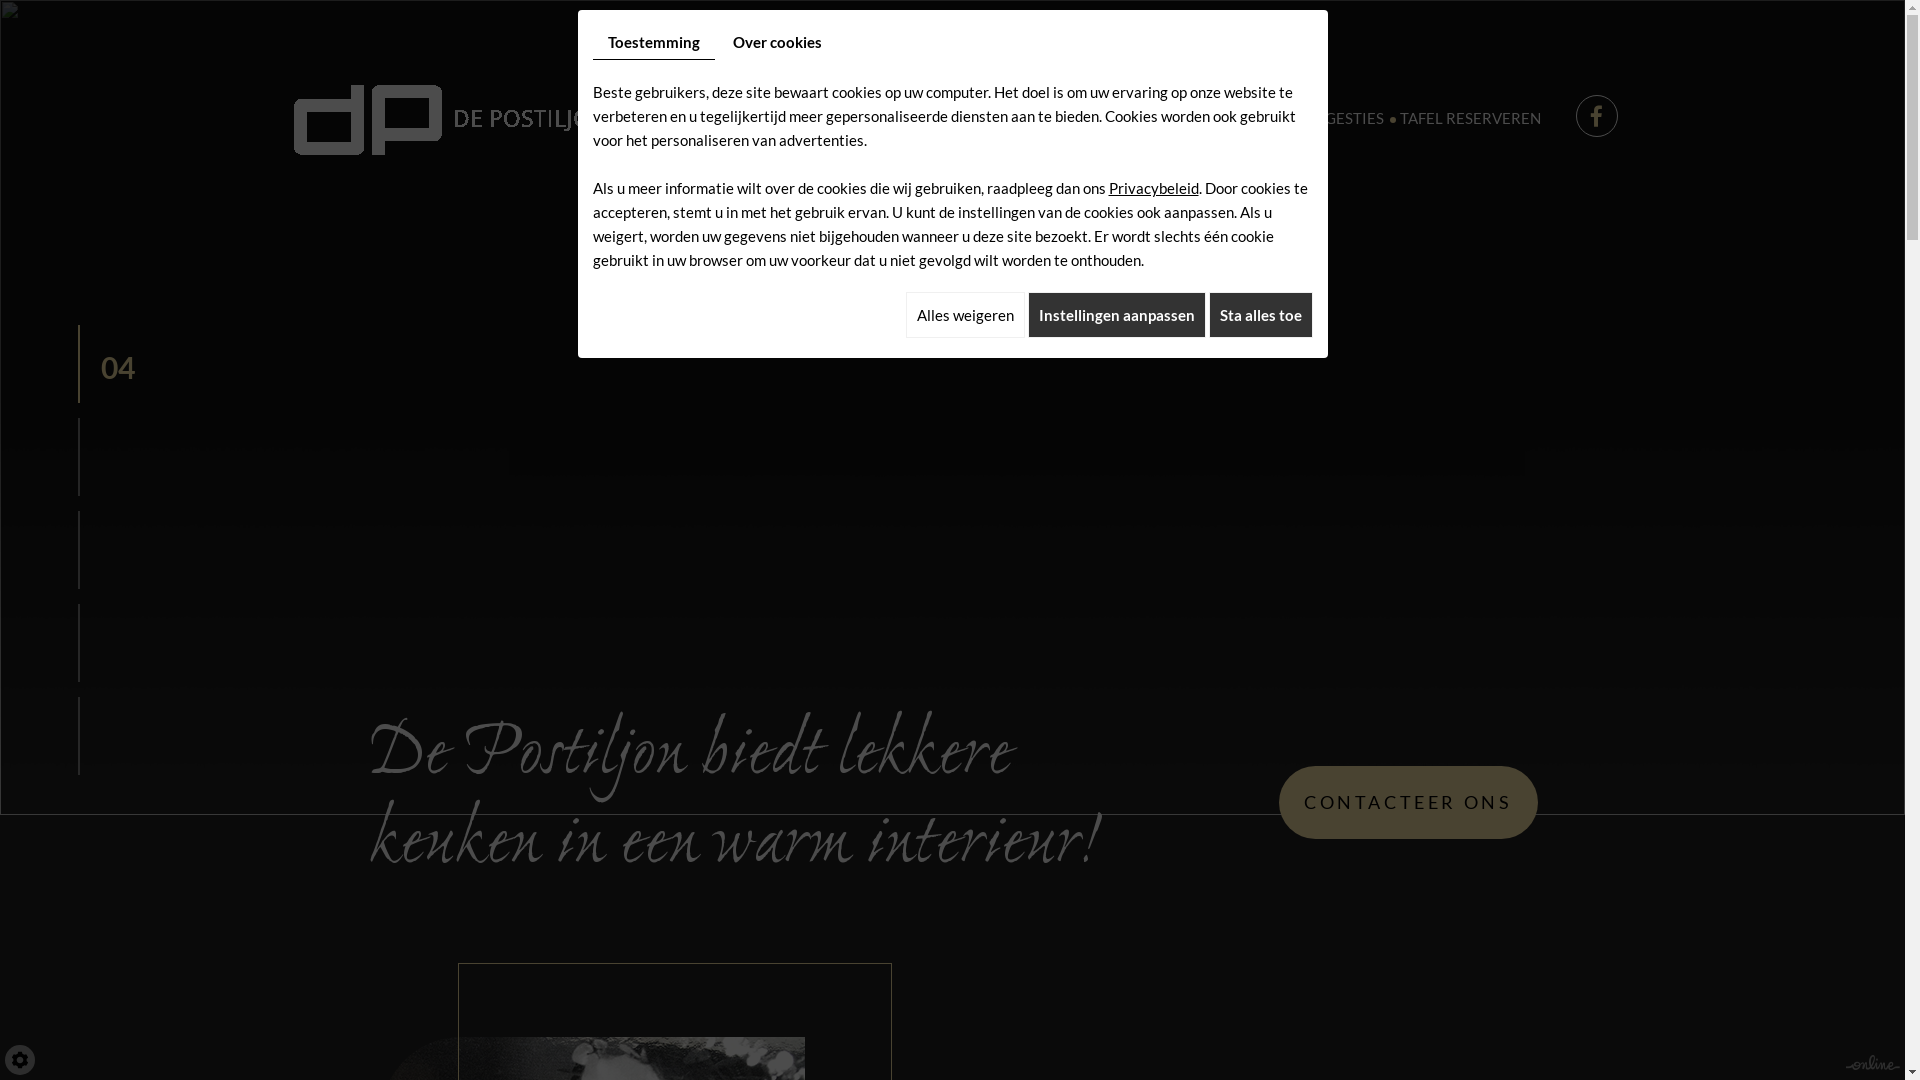  Describe the element at coordinates (939, 118) in the screenshot. I see `'KAART'` at that location.